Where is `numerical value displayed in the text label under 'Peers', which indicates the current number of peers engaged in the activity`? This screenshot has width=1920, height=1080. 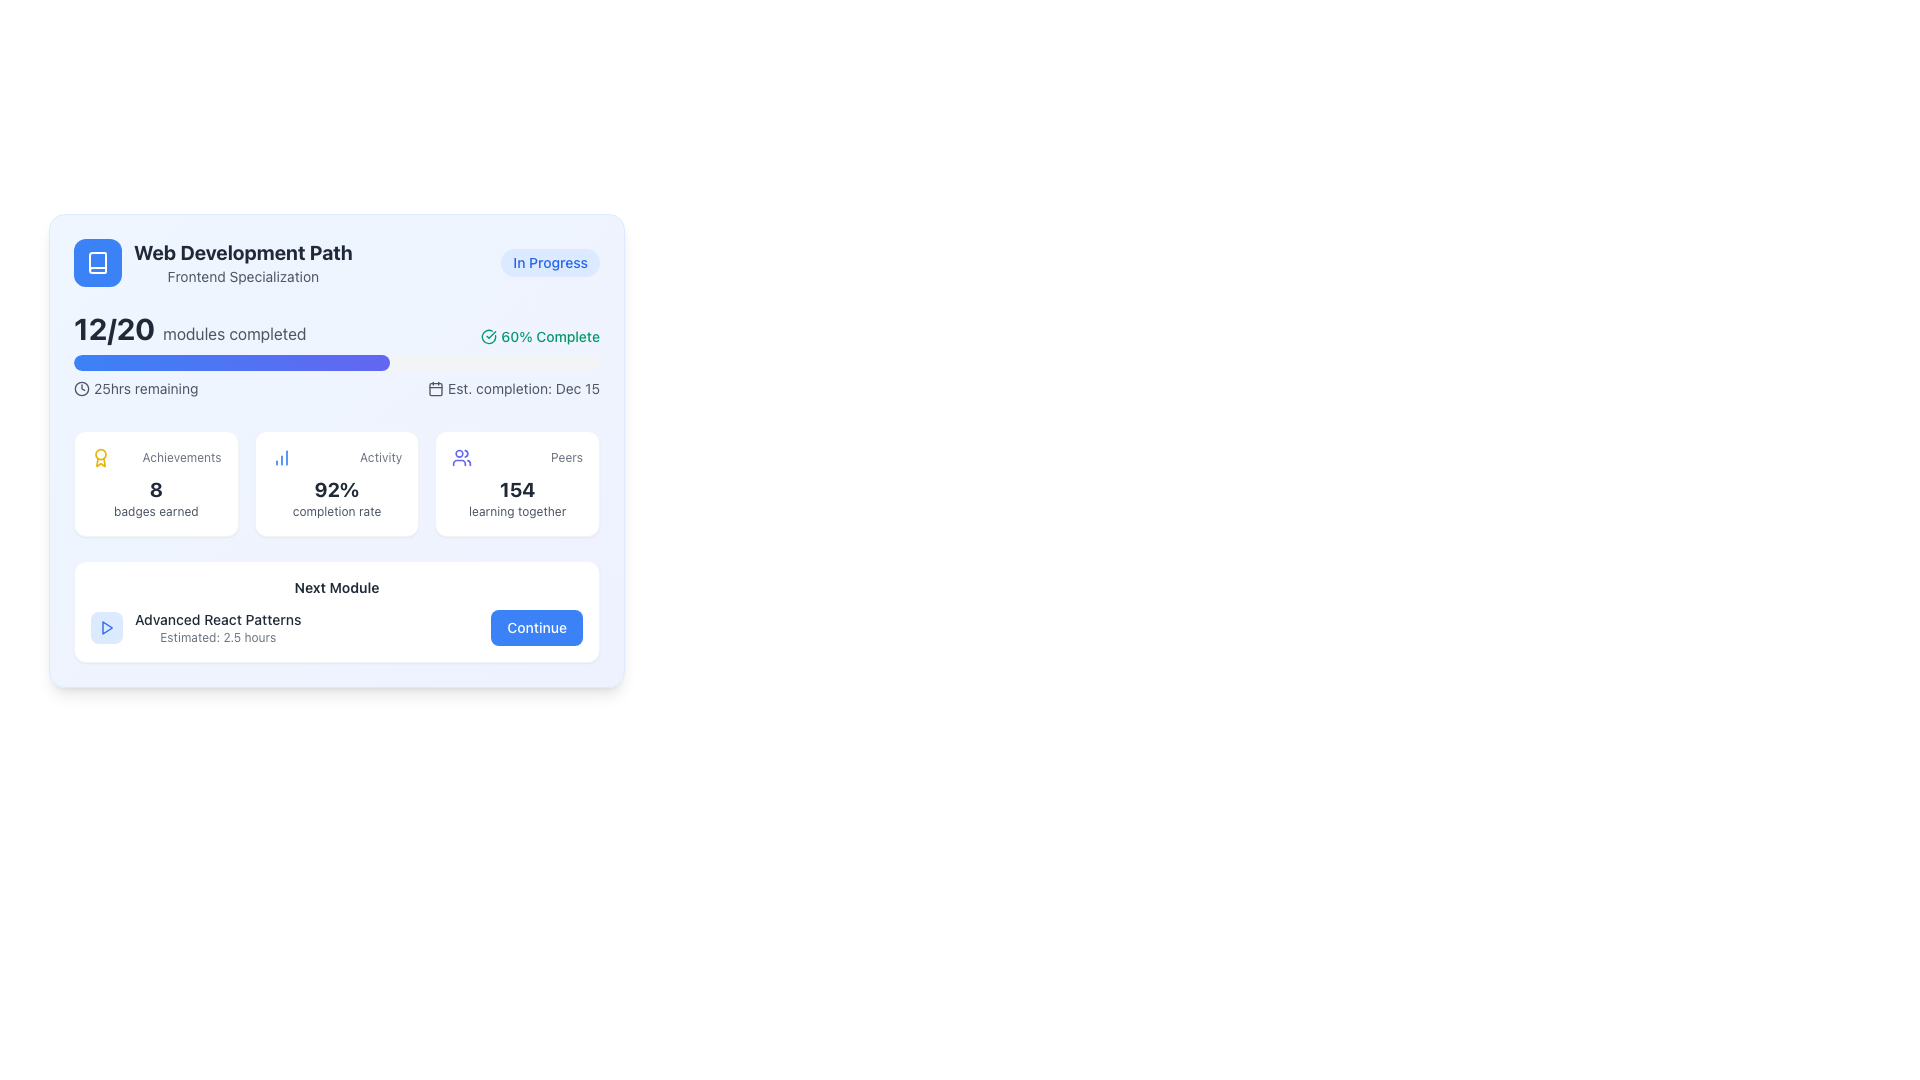 numerical value displayed in the text label under 'Peers', which indicates the current number of peers engaged in the activity is located at coordinates (517, 489).